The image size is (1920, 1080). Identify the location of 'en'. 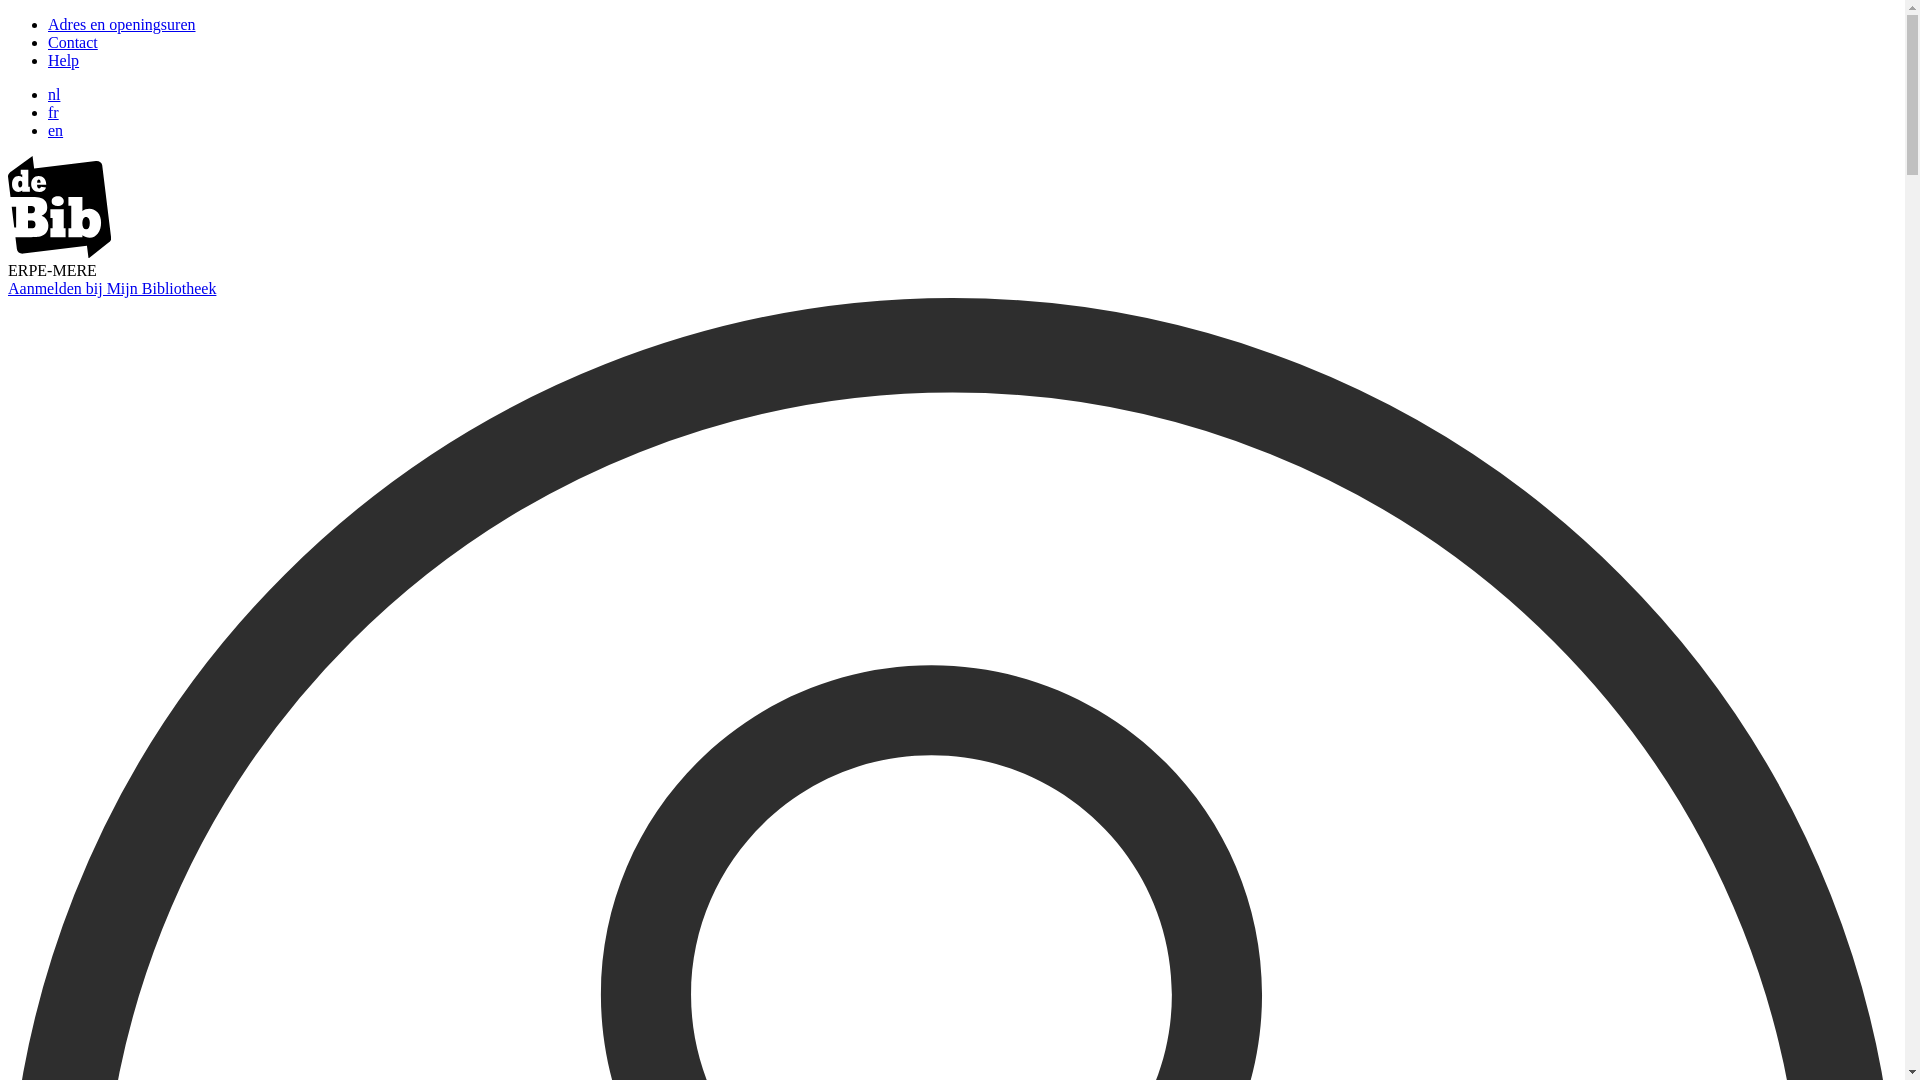
(55, 130).